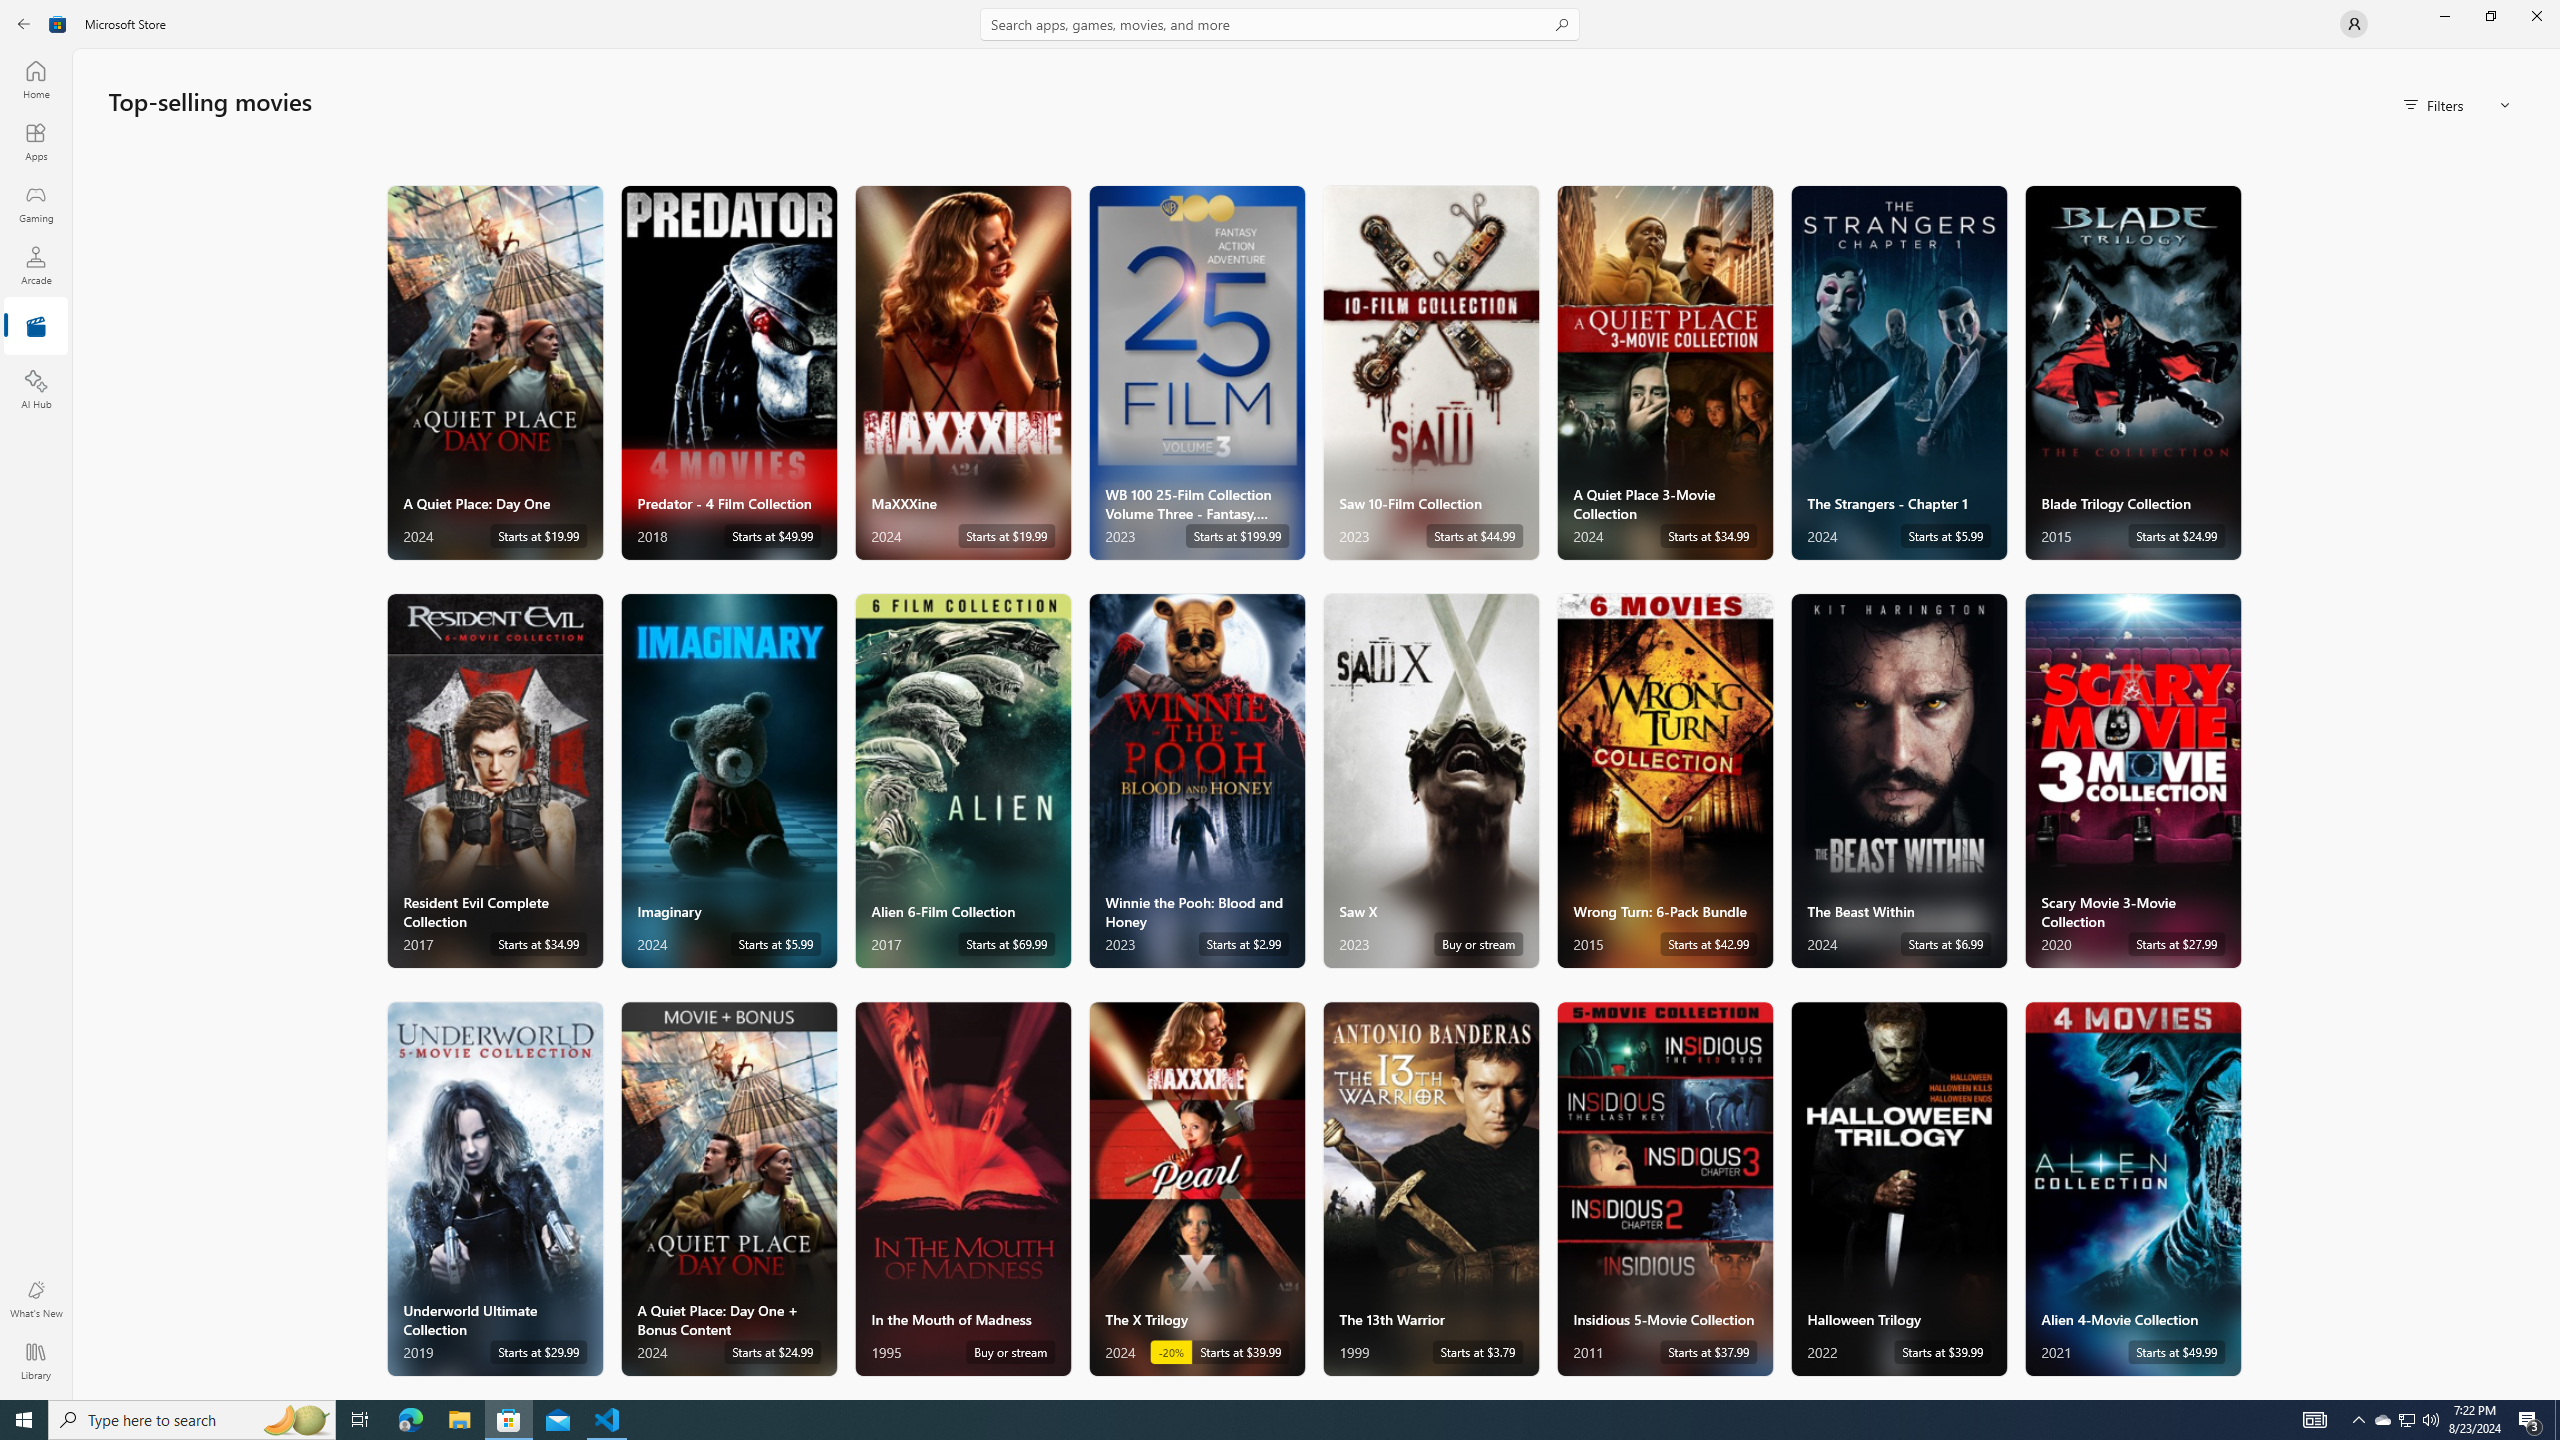  Describe the element at coordinates (1430, 1187) in the screenshot. I see `'The 13th Warrior. Starts at $3.79  '` at that location.